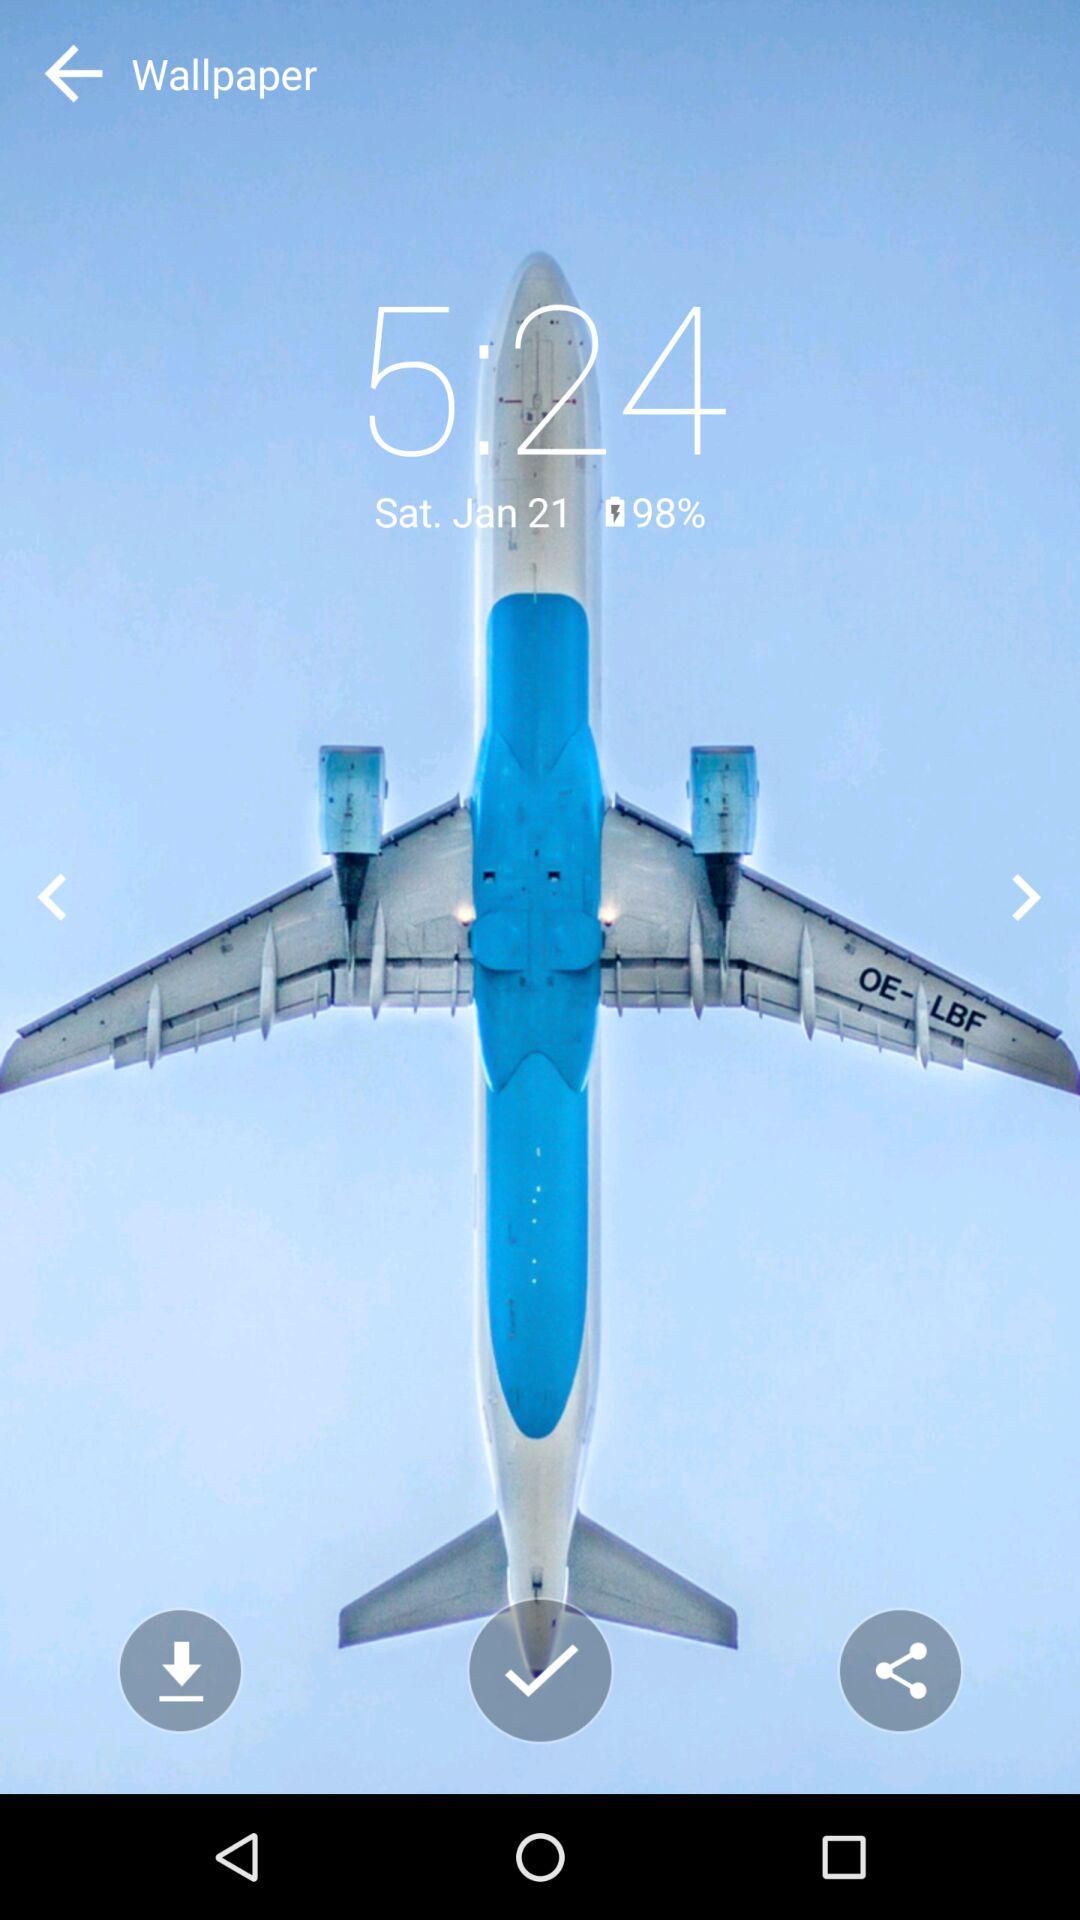 This screenshot has height=1920, width=1080. Describe the element at coordinates (898, 1670) in the screenshot. I see `click share option` at that location.